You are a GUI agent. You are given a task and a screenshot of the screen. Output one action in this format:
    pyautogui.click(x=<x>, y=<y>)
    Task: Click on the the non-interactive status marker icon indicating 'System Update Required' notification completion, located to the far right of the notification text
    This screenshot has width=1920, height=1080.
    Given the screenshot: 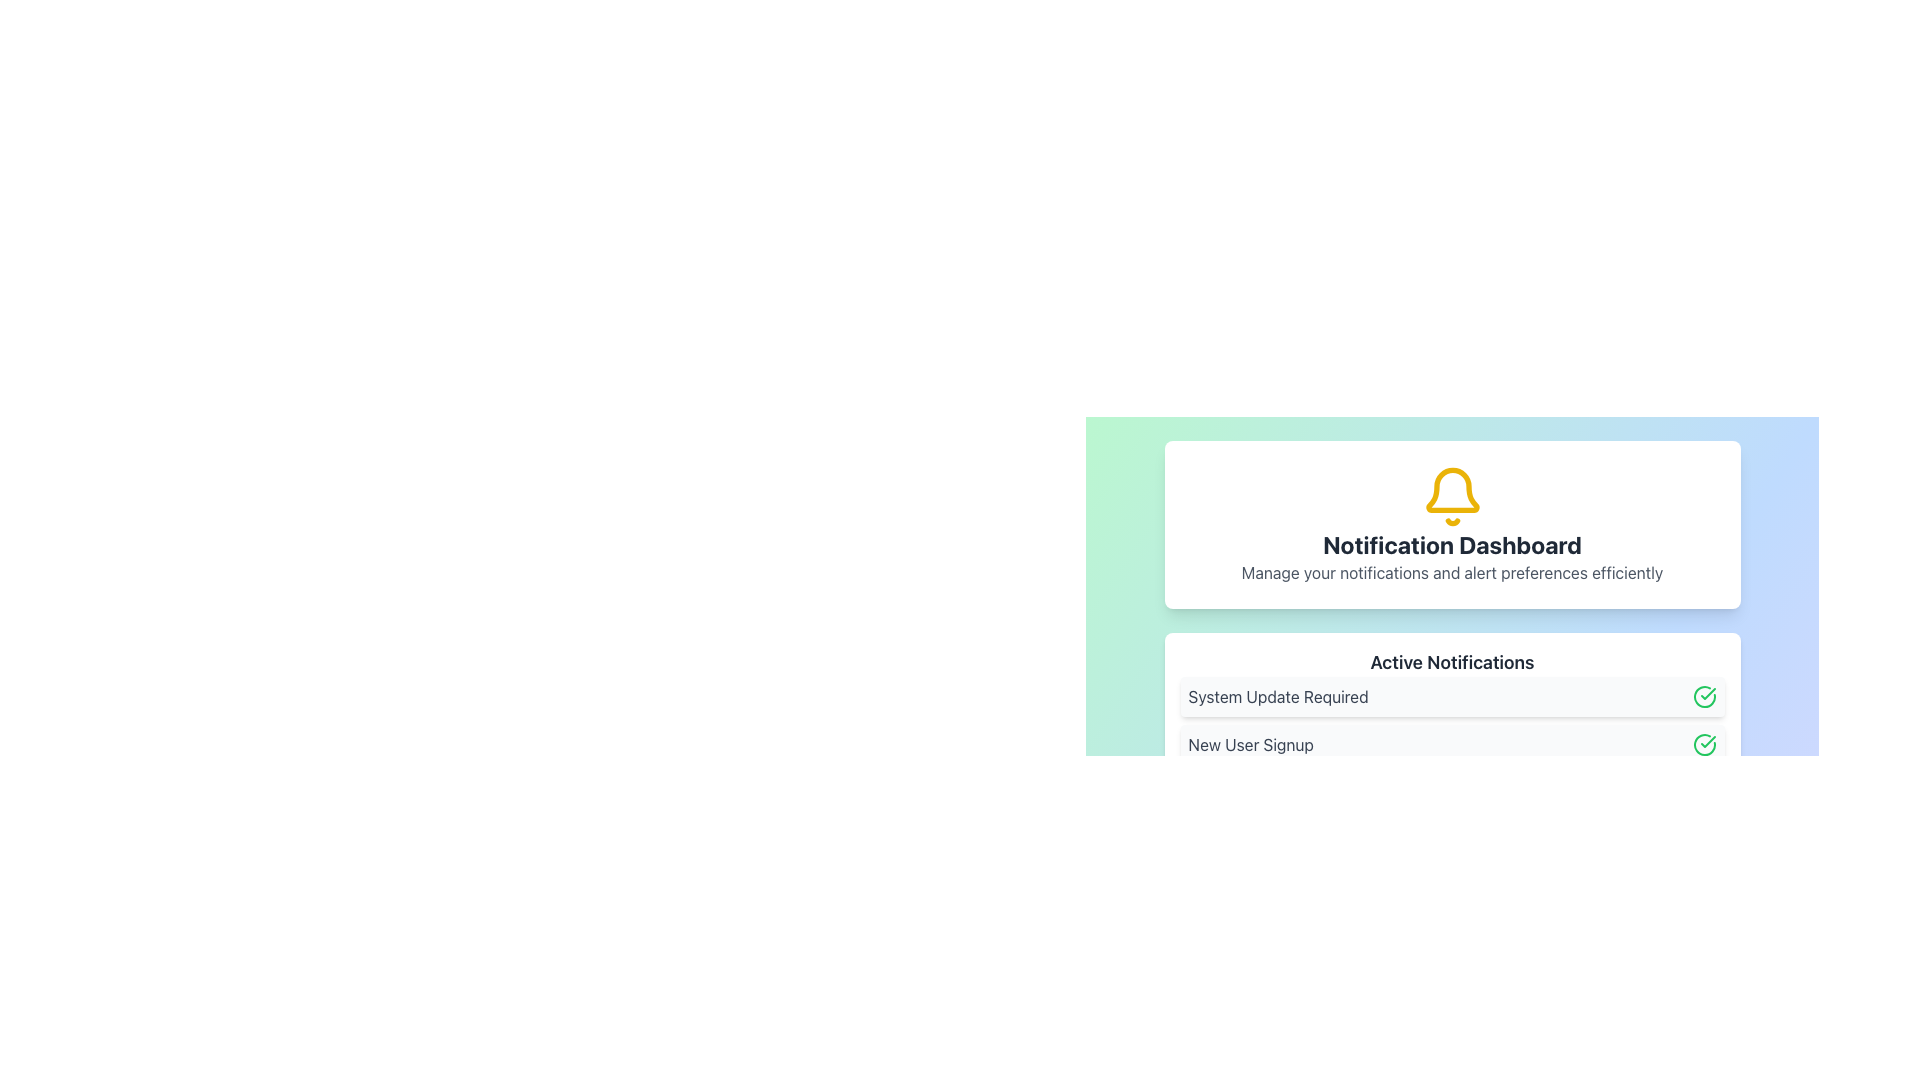 What is the action you would take?
    pyautogui.click(x=1703, y=696)
    